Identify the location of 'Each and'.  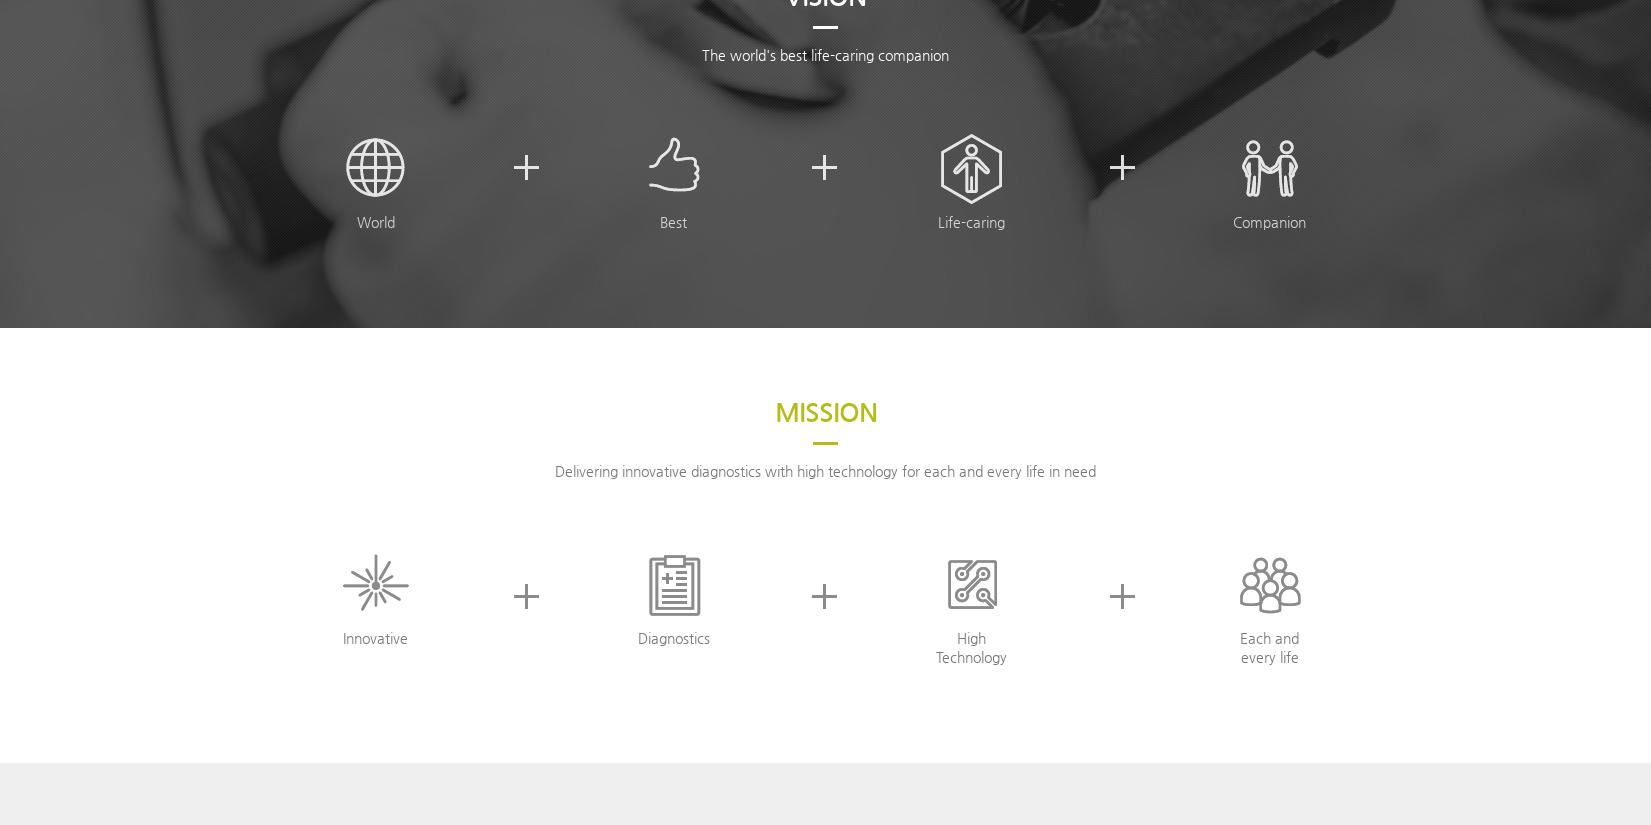
(1239, 635).